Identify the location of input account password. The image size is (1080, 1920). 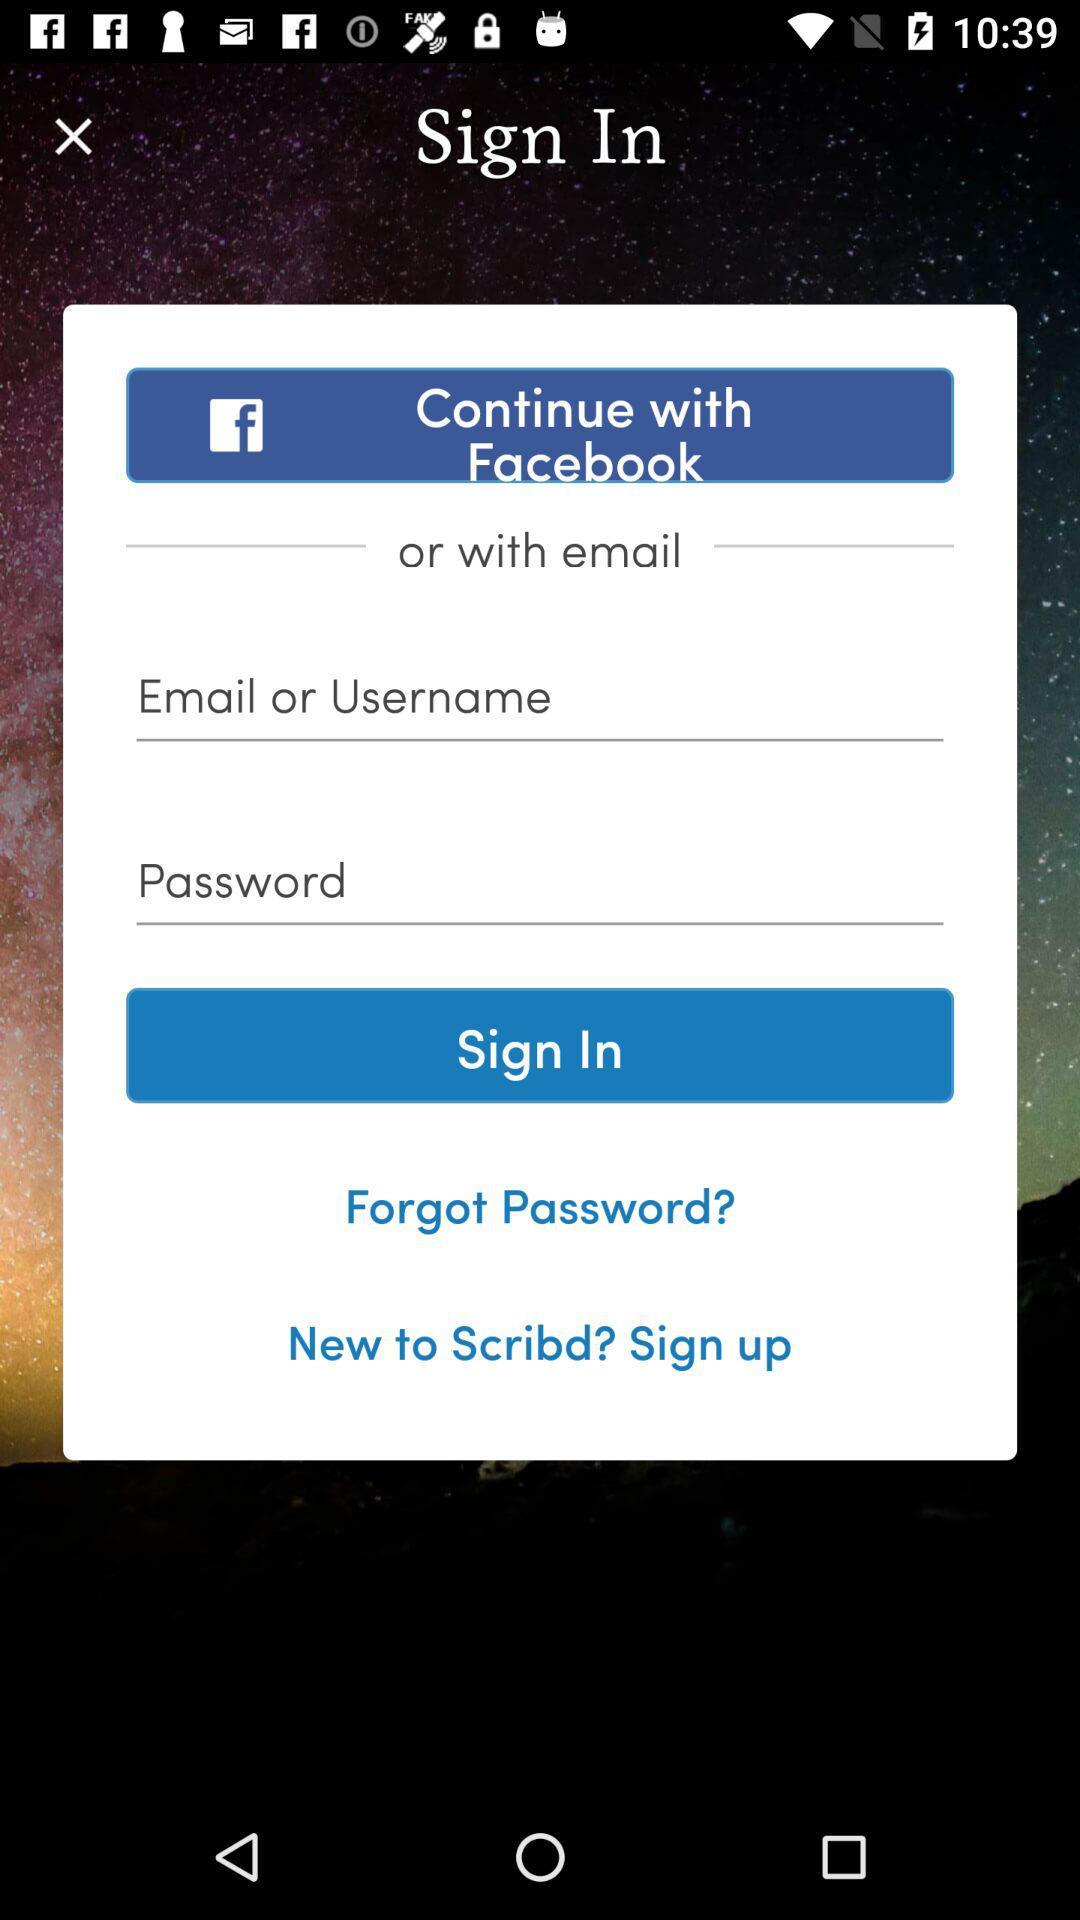
(540, 885).